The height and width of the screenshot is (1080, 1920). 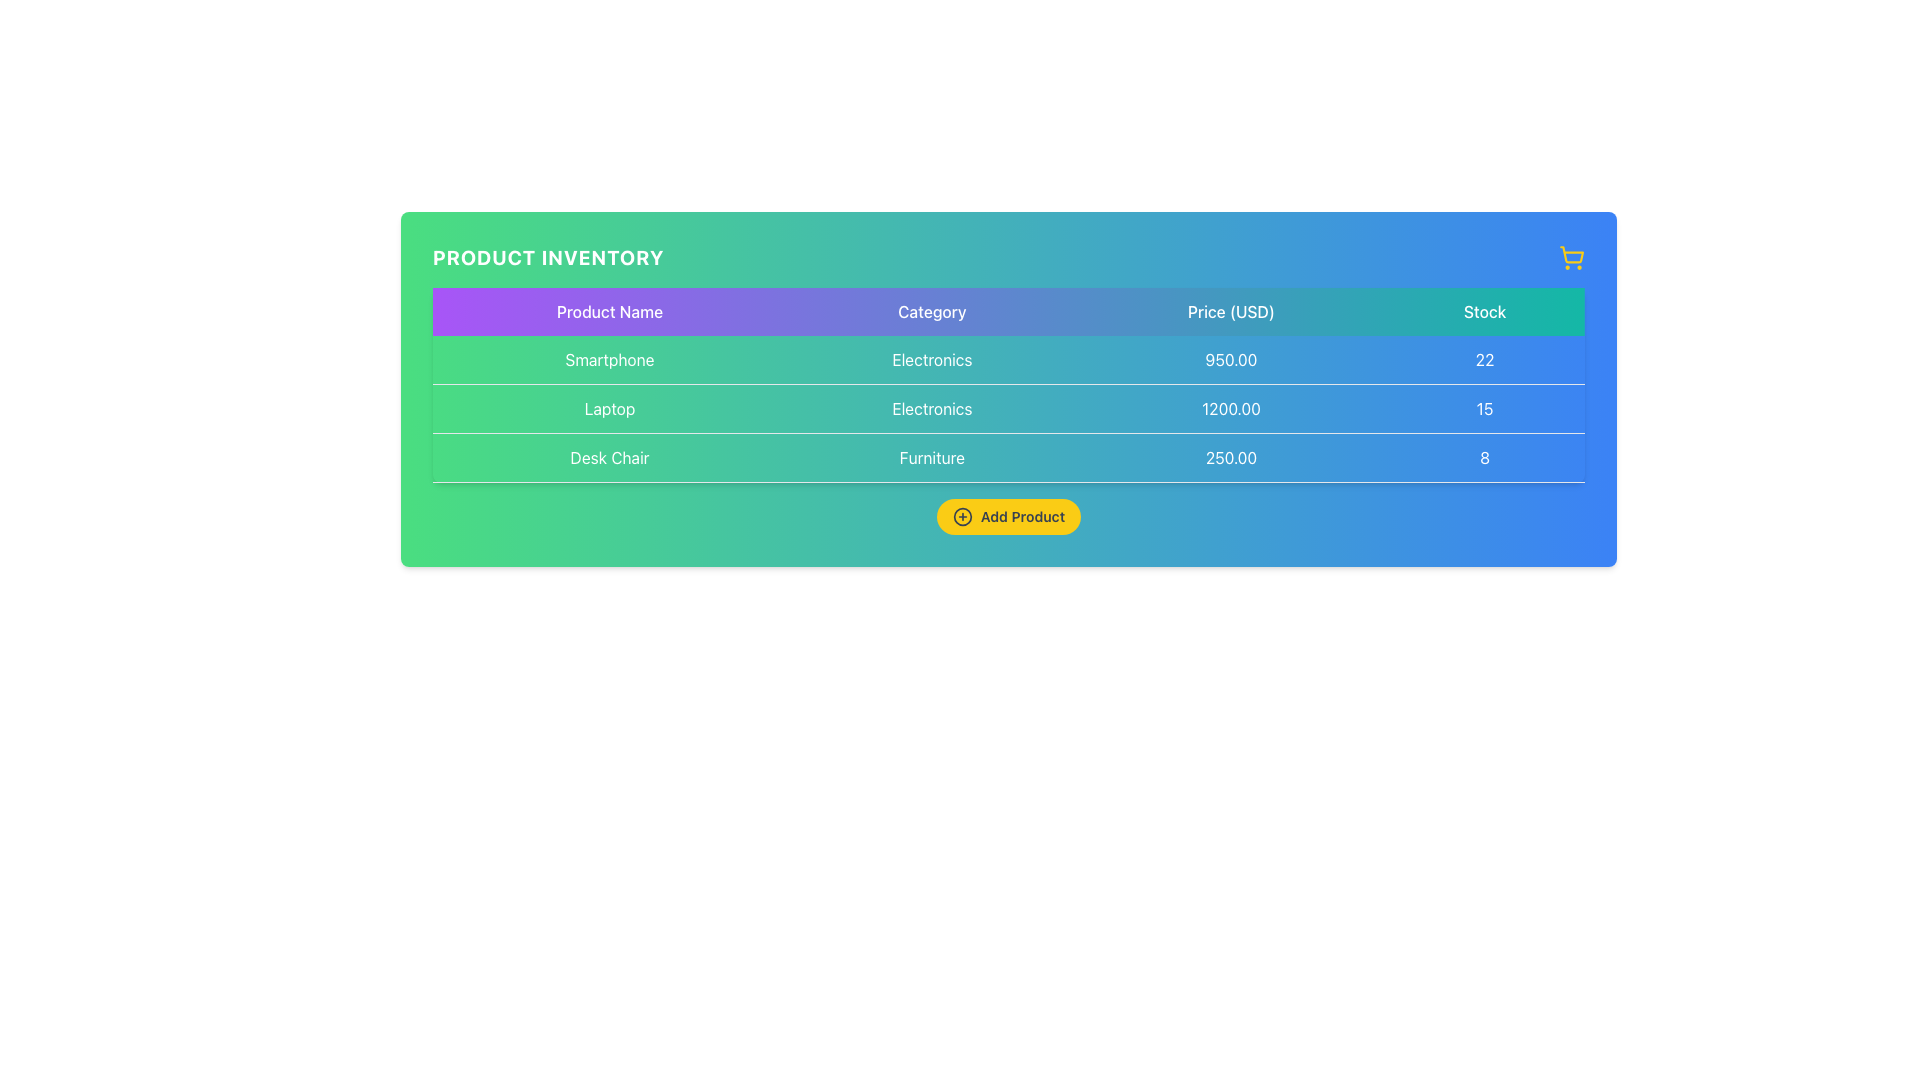 I want to click on the text label displaying 'PRODUCT INVENTORY' in bold, extra-large white font against a gradient background, so click(x=548, y=257).